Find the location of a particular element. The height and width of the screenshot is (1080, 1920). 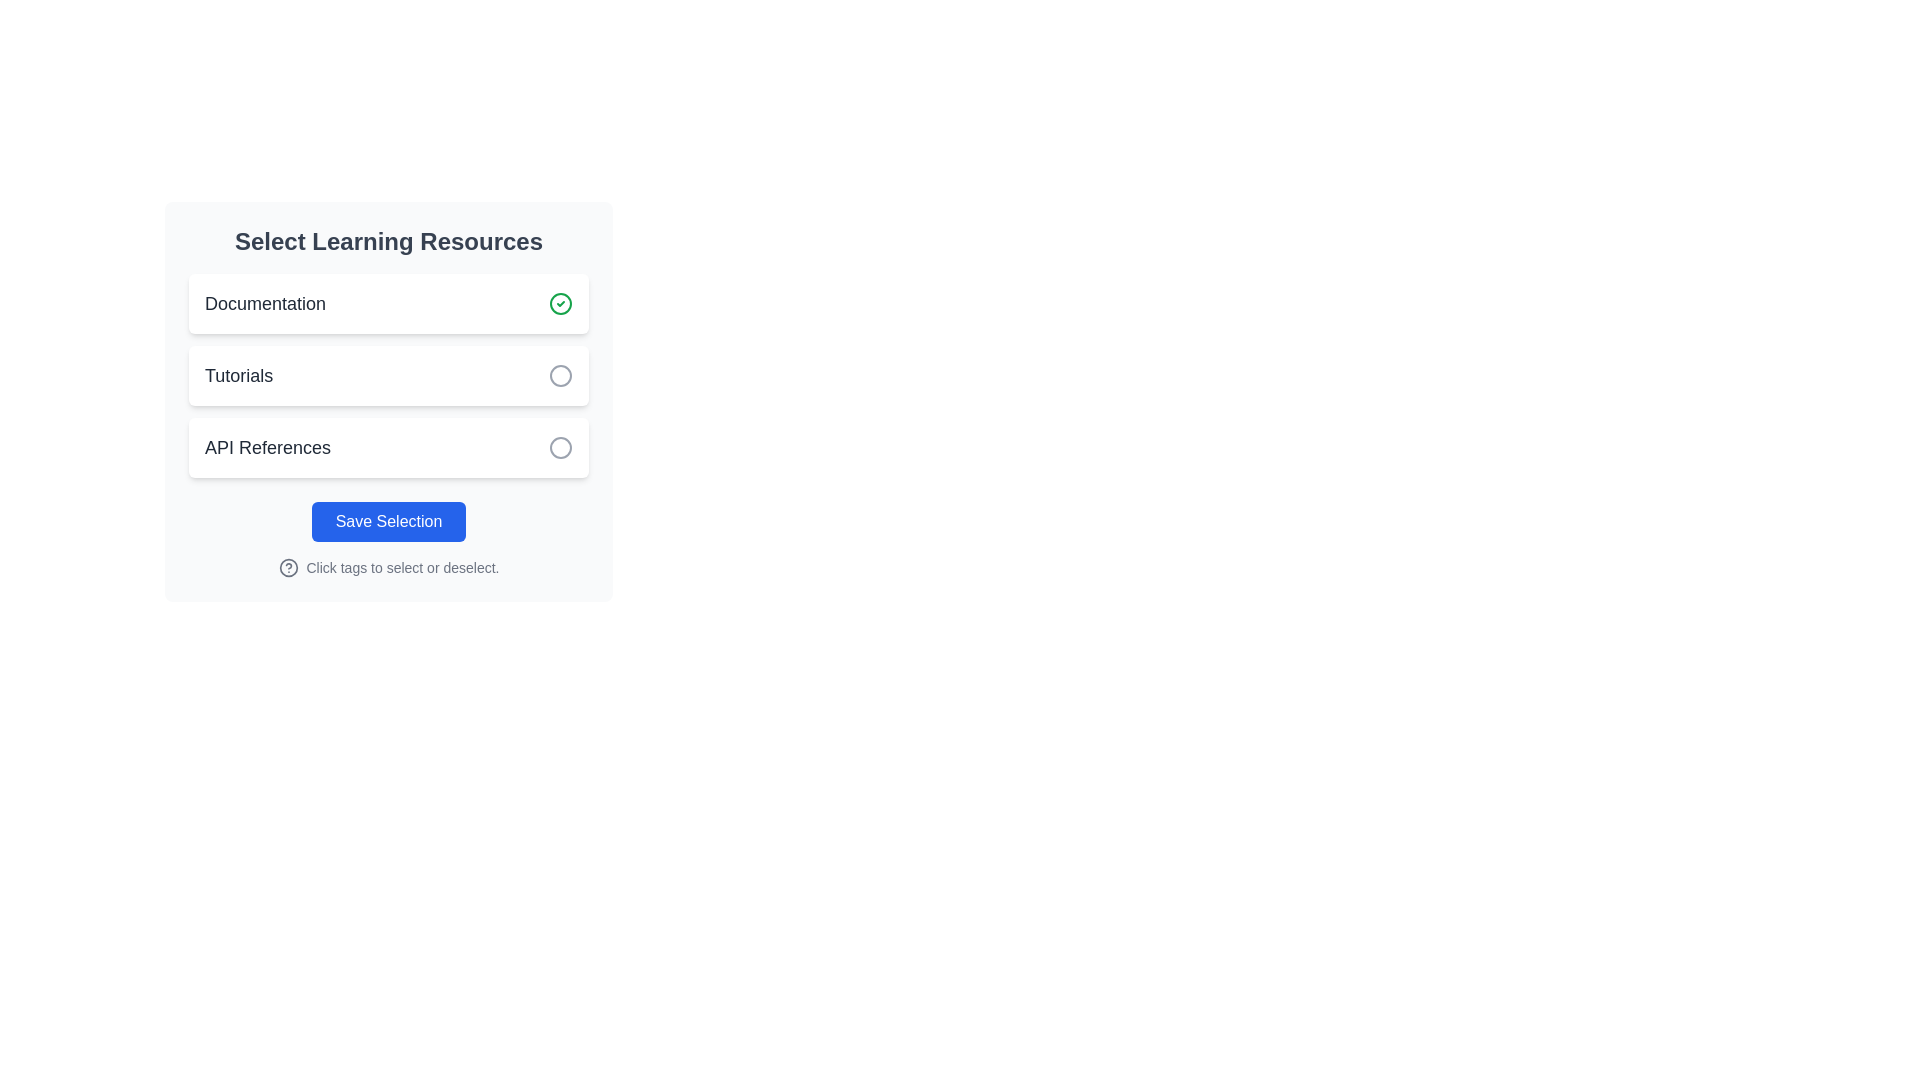

the radio button for selecting the 'Tutorials' option is located at coordinates (560, 375).